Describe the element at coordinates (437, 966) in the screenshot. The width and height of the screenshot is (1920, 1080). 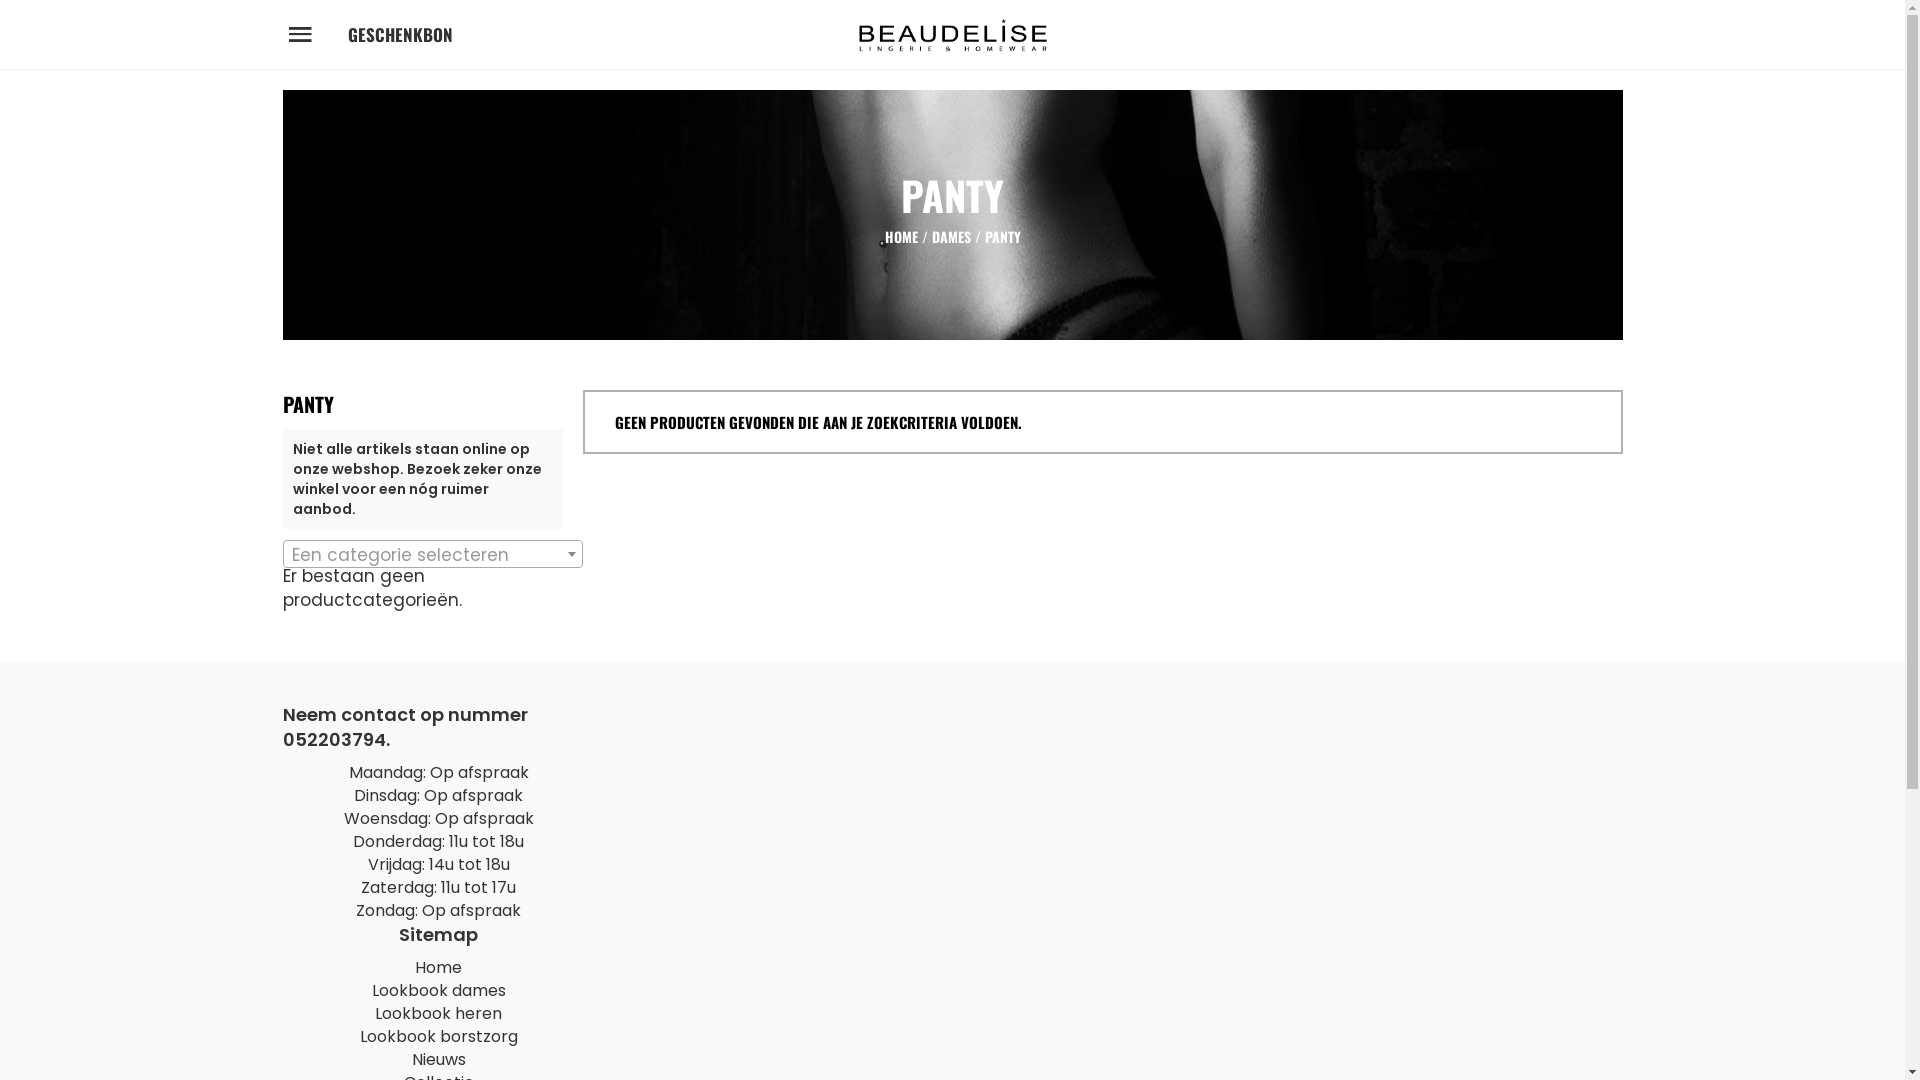
I see `'Home'` at that location.